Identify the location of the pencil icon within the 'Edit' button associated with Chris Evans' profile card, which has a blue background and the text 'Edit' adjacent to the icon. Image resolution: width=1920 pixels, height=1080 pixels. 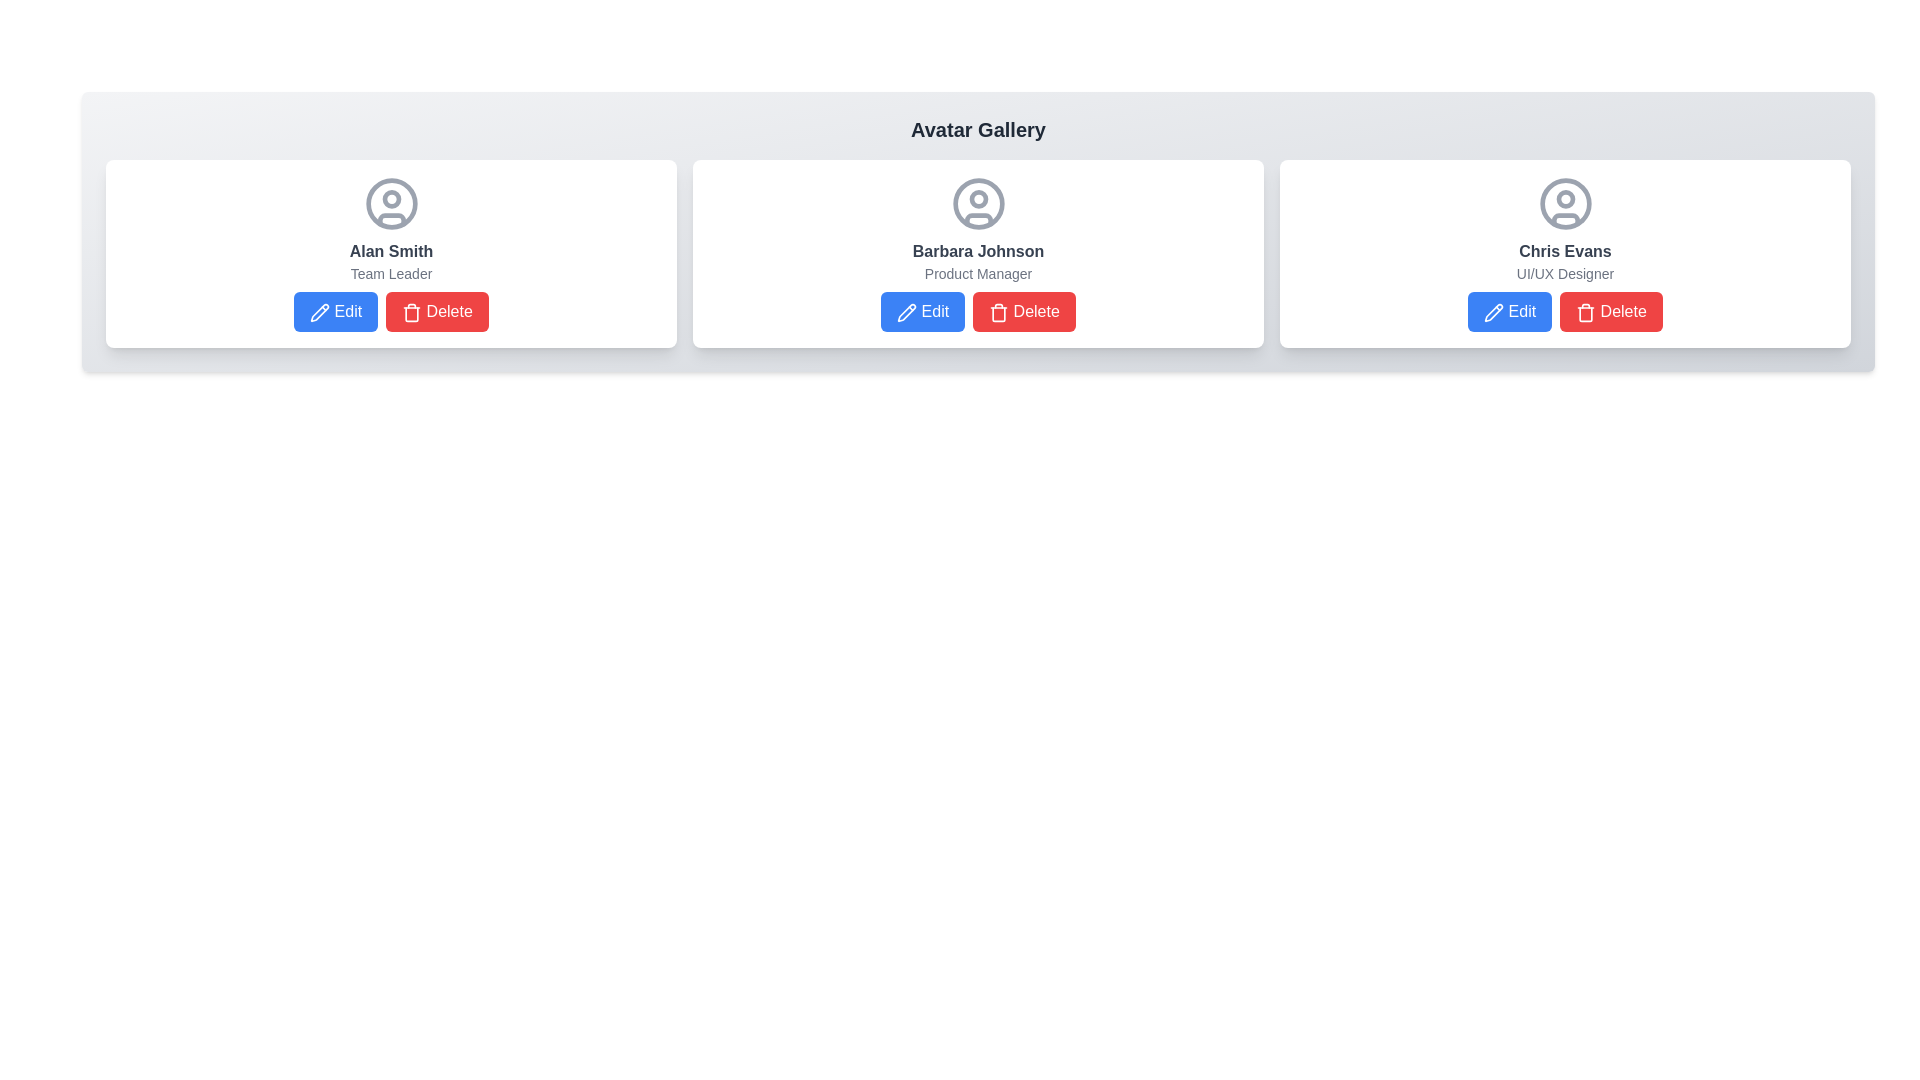
(1494, 312).